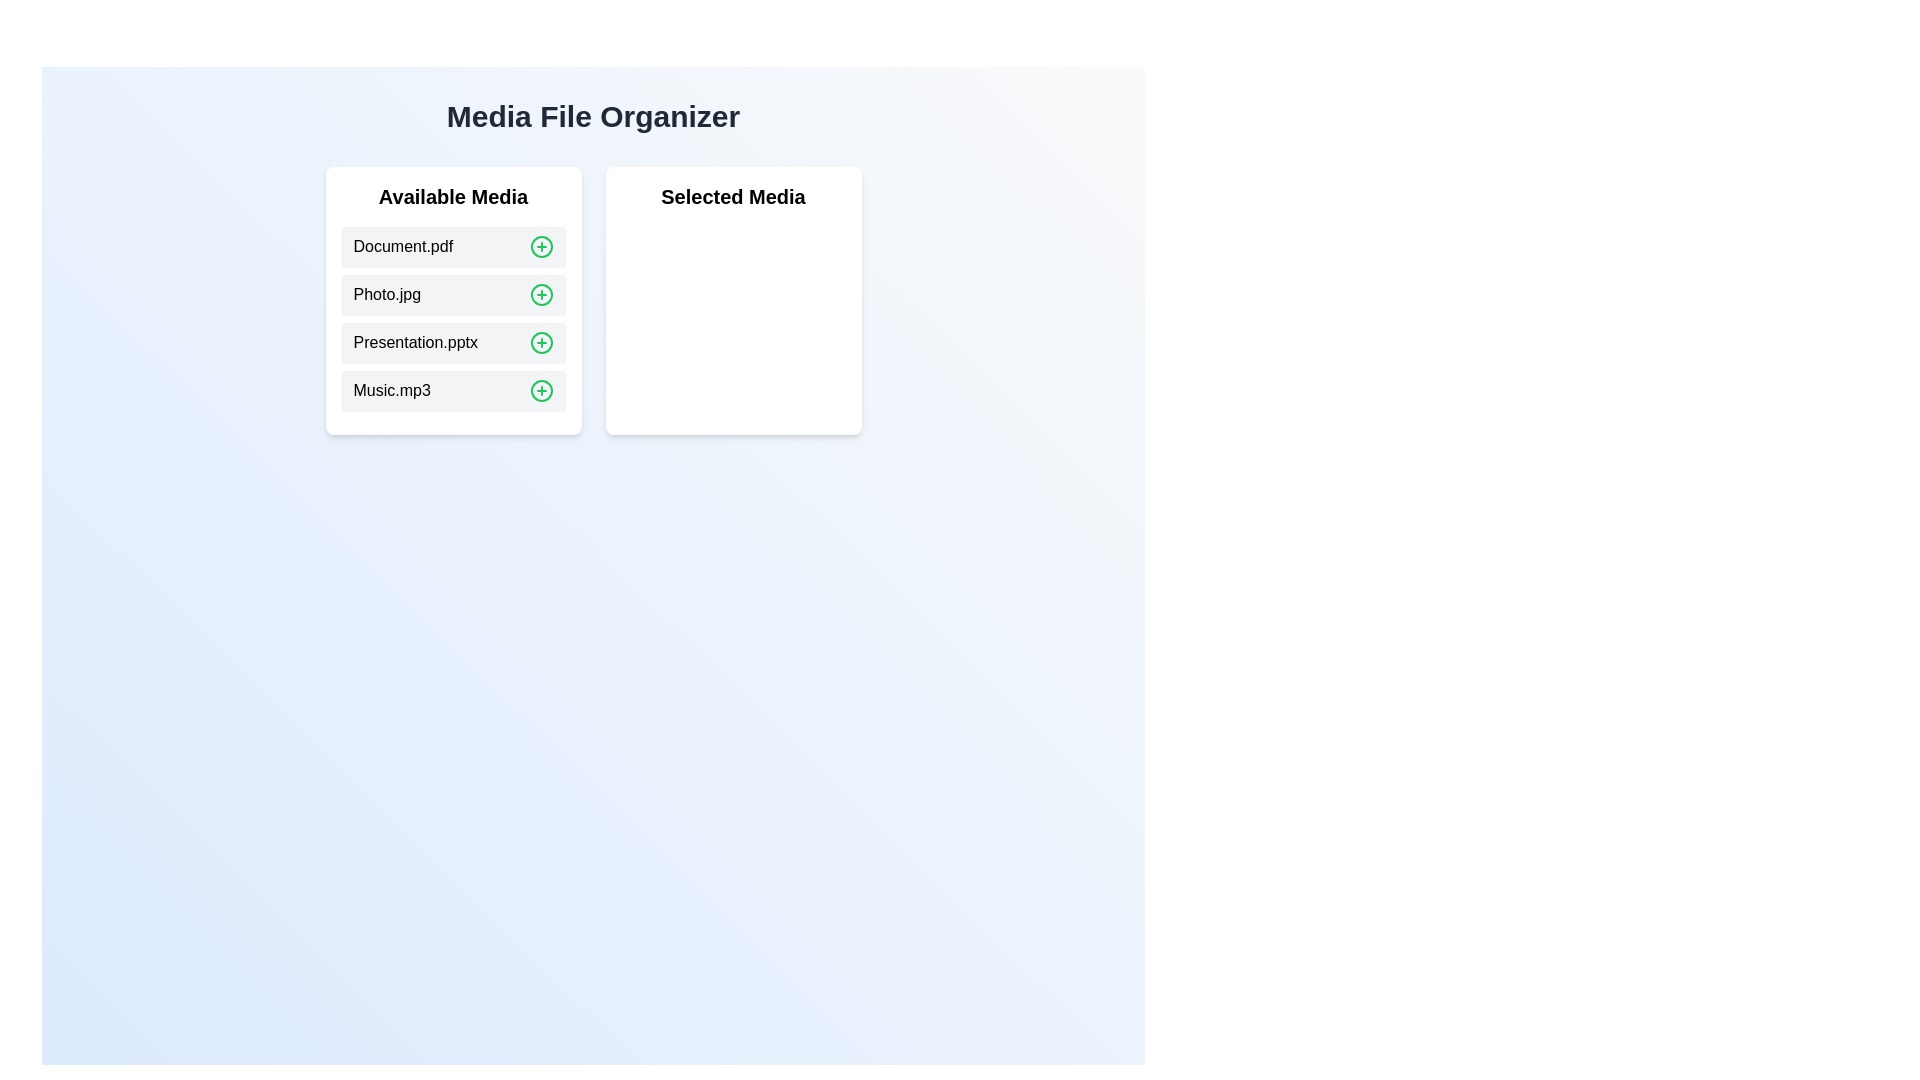 This screenshot has height=1080, width=1920. What do you see at coordinates (541, 245) in the screenshot?
I see `green plus icon next to Document.pdf in 'Available Media' to move it to 'Selected Media'` at bounding box center [541, 245].